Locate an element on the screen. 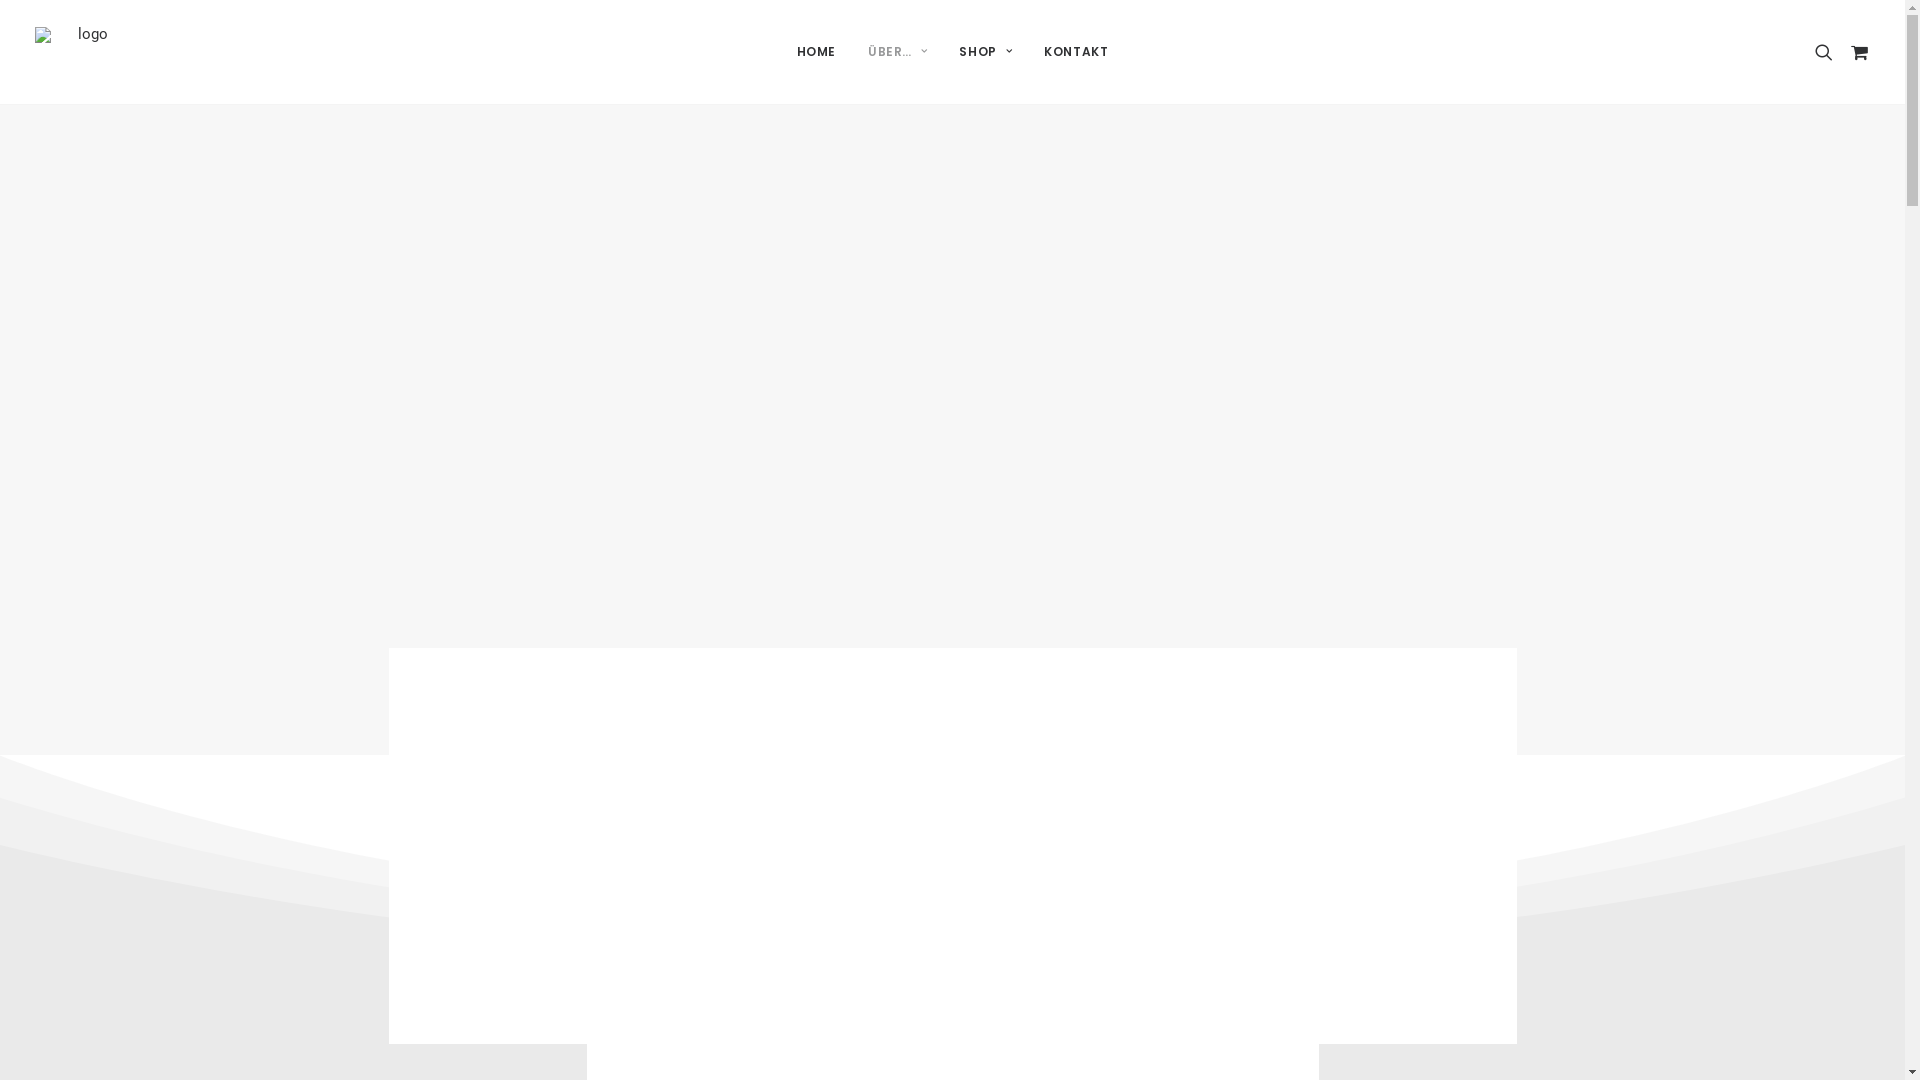 This screenshot has height=1080, width=1920. 'cart' is located at coordinates (1855, 50).